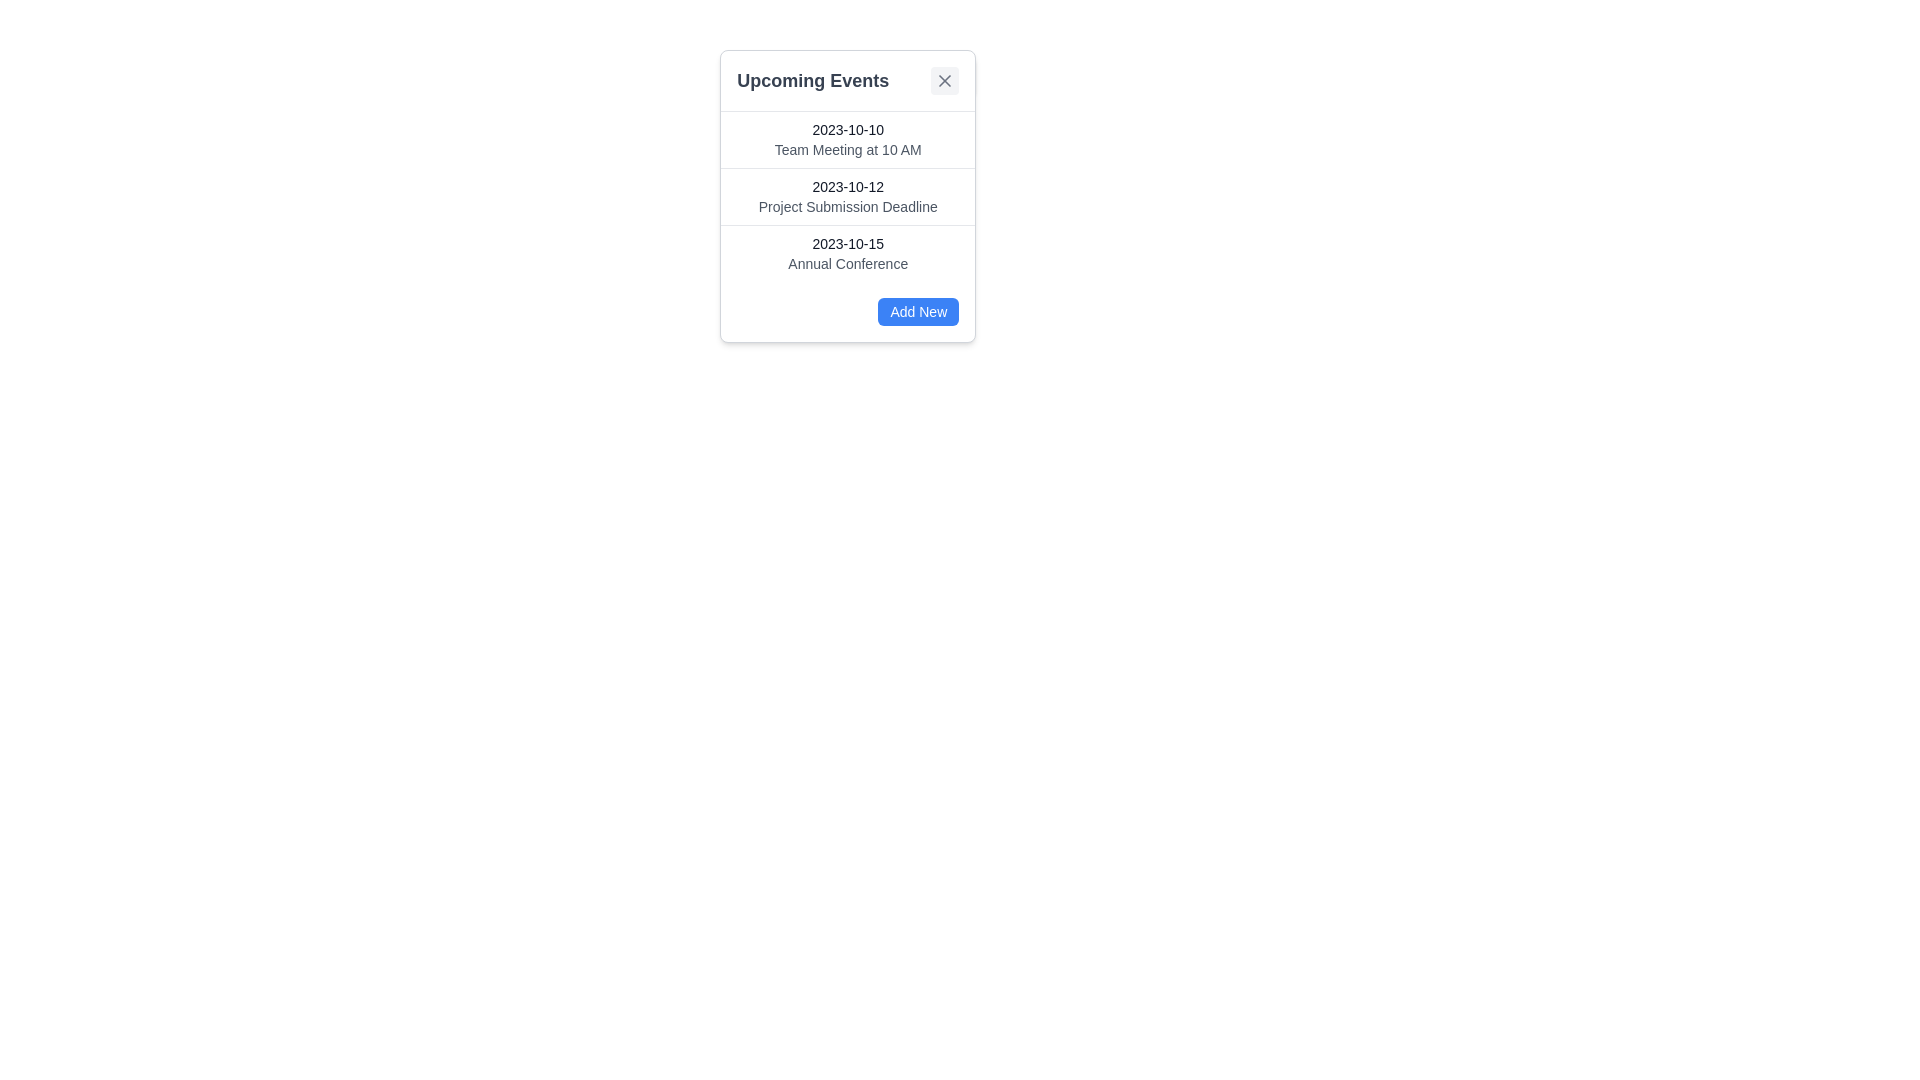 This screenshot has height=1080, width=1920. Describe the element at coordinates (917, 312) in the screenshot. I see `the blue rectangular 'Add New' button with white text located at the bottom-right of the 'Upcoming Events' modal dialog` at that location.